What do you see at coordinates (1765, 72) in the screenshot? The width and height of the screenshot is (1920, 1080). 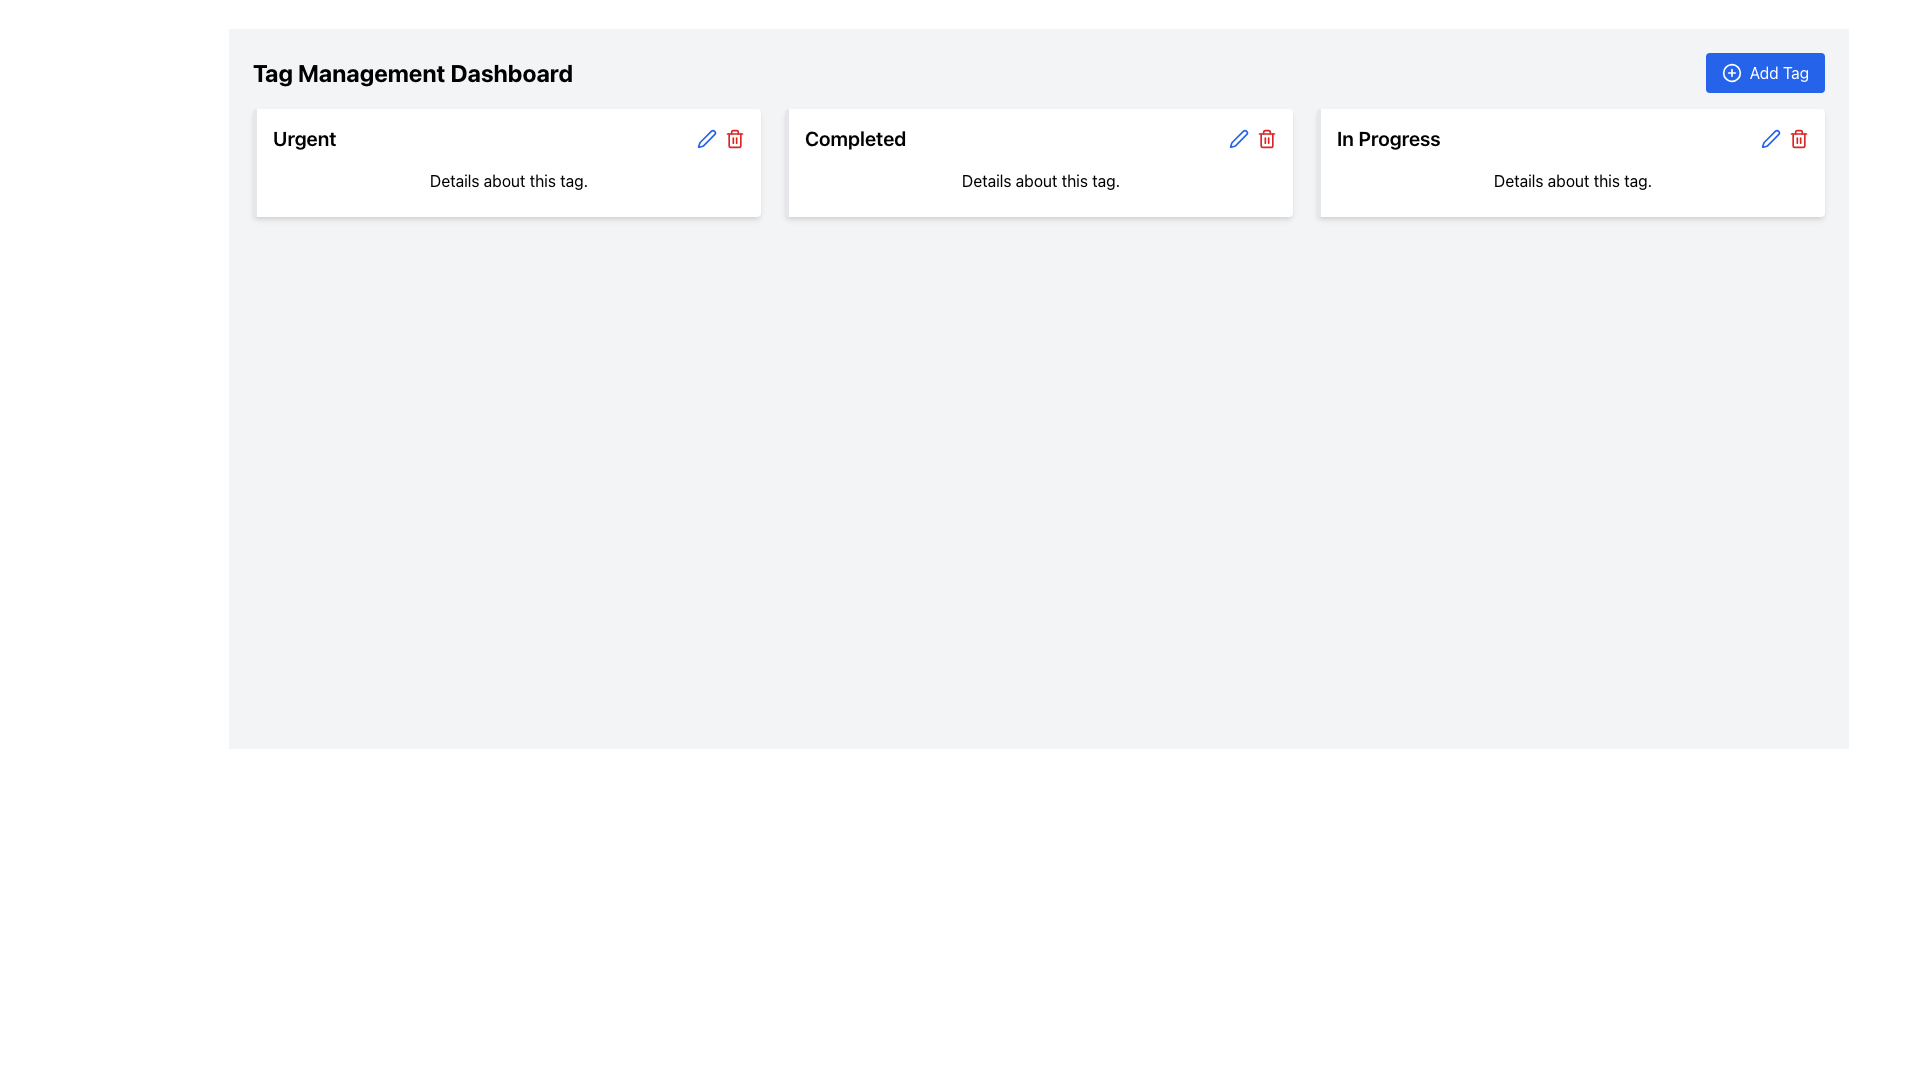 I see `the 'Add Tag' button located at the top-right corner of the interface to initiate the tag addition process` at bounding box center [1765, 72].